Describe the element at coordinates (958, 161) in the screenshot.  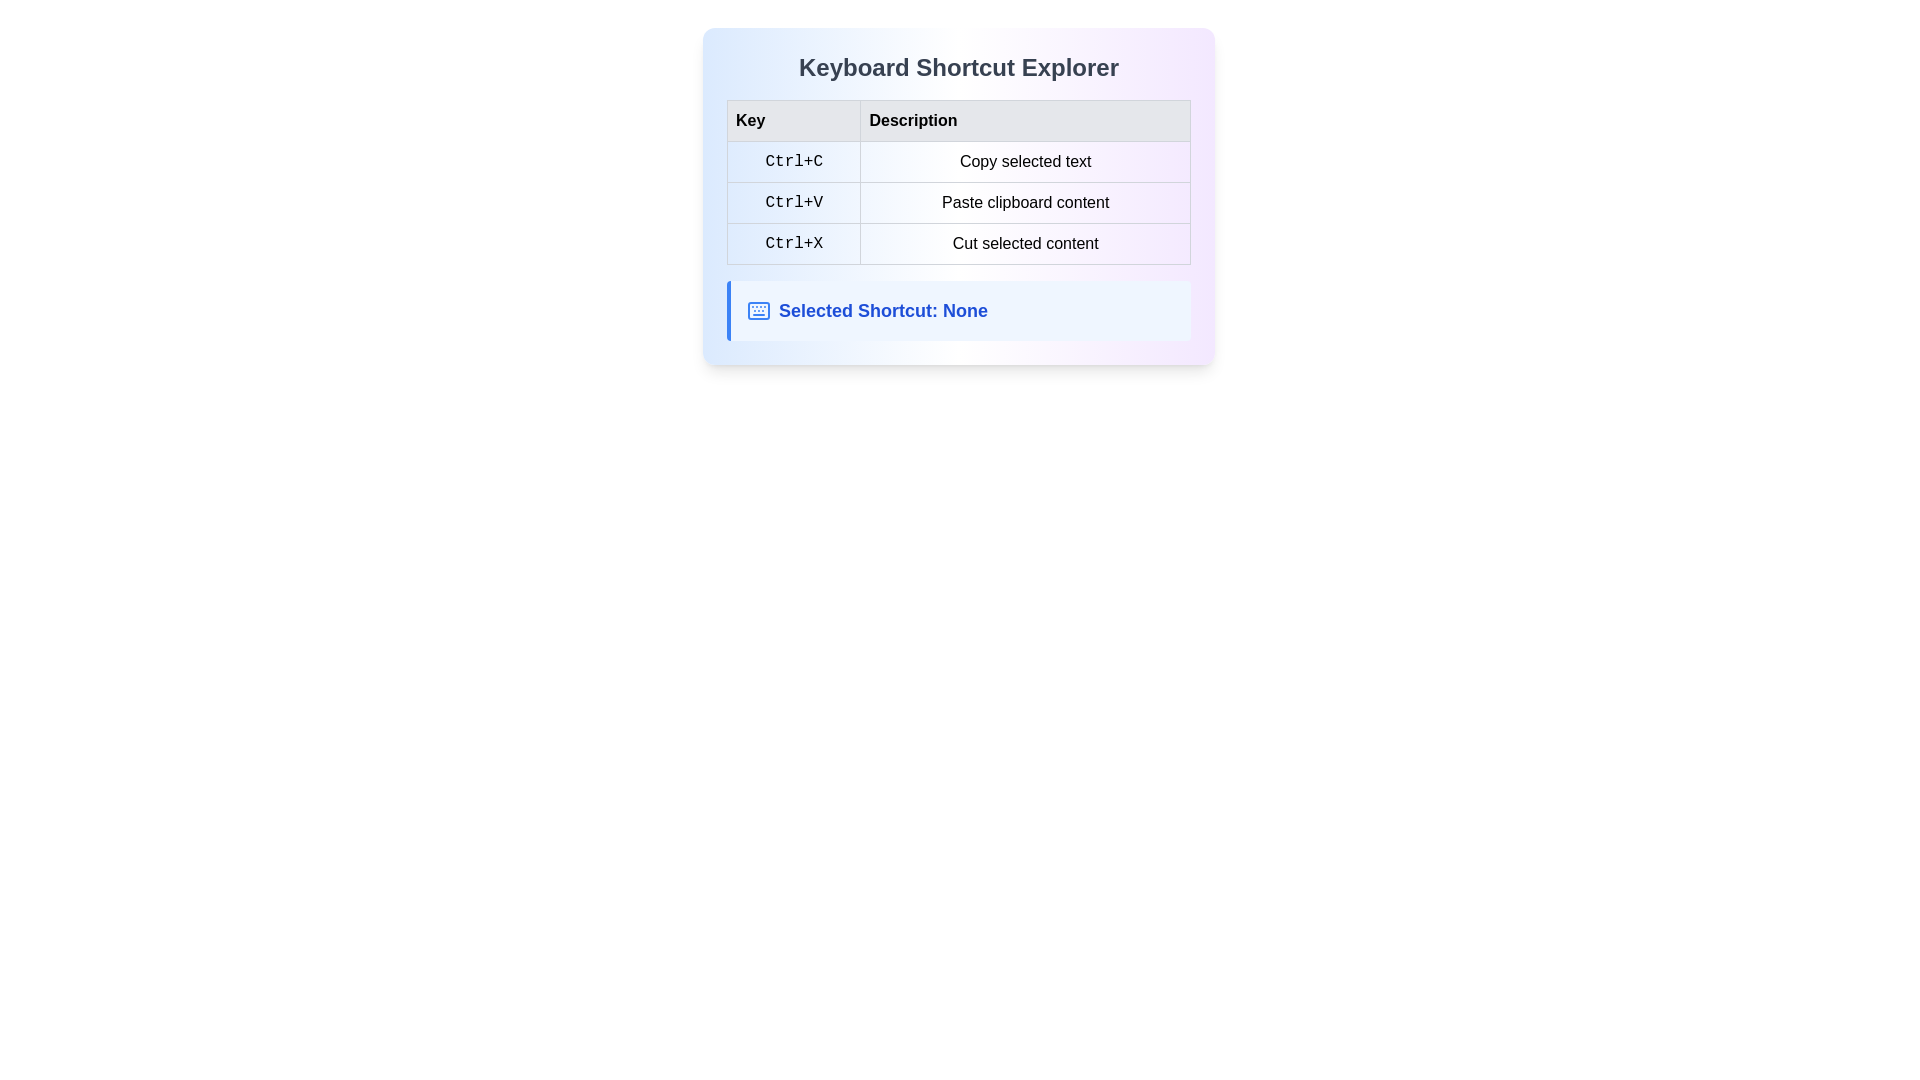
I see `the first row of the table that provides information about the keyboard shortcut 'Ctrl+C' used for copying text` at that location.